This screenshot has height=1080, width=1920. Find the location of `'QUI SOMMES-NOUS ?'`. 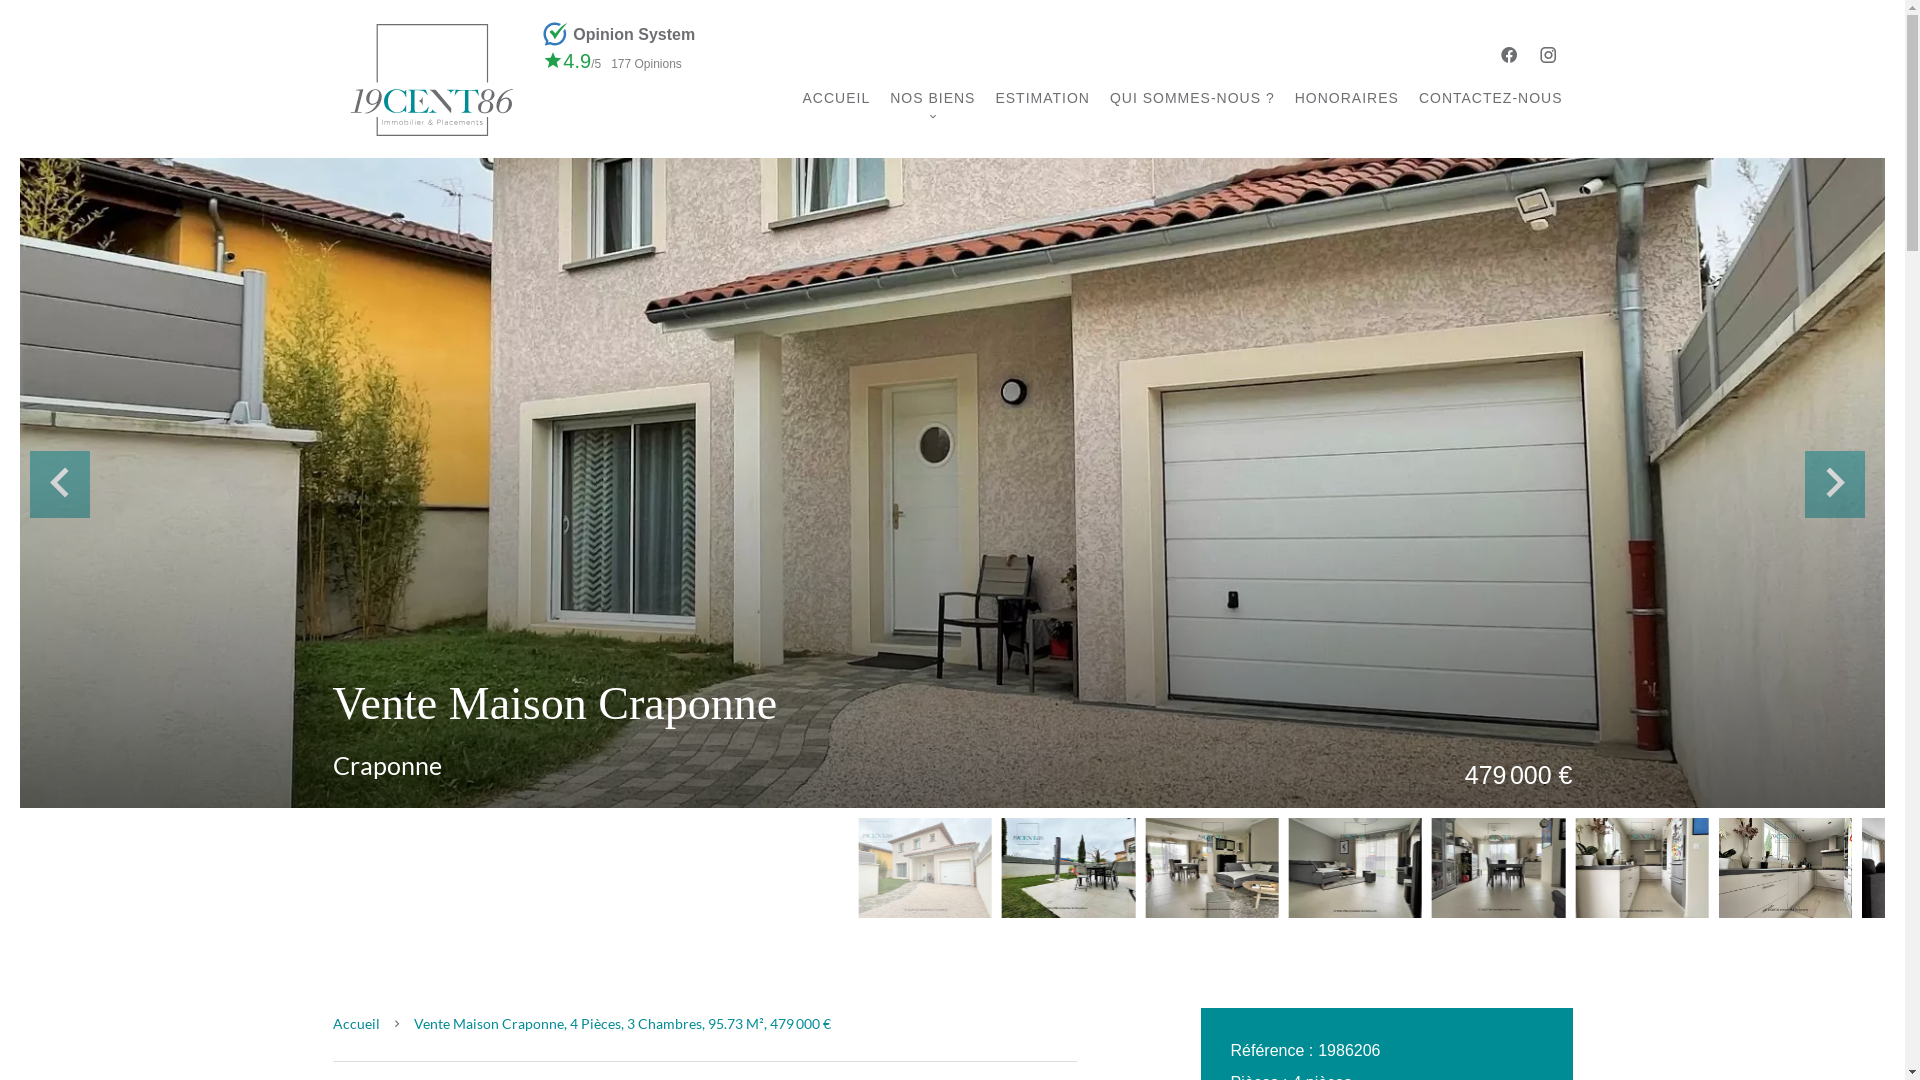

'QUI SOMMES-NOUS ?' is located at coordinates (1108, 97).